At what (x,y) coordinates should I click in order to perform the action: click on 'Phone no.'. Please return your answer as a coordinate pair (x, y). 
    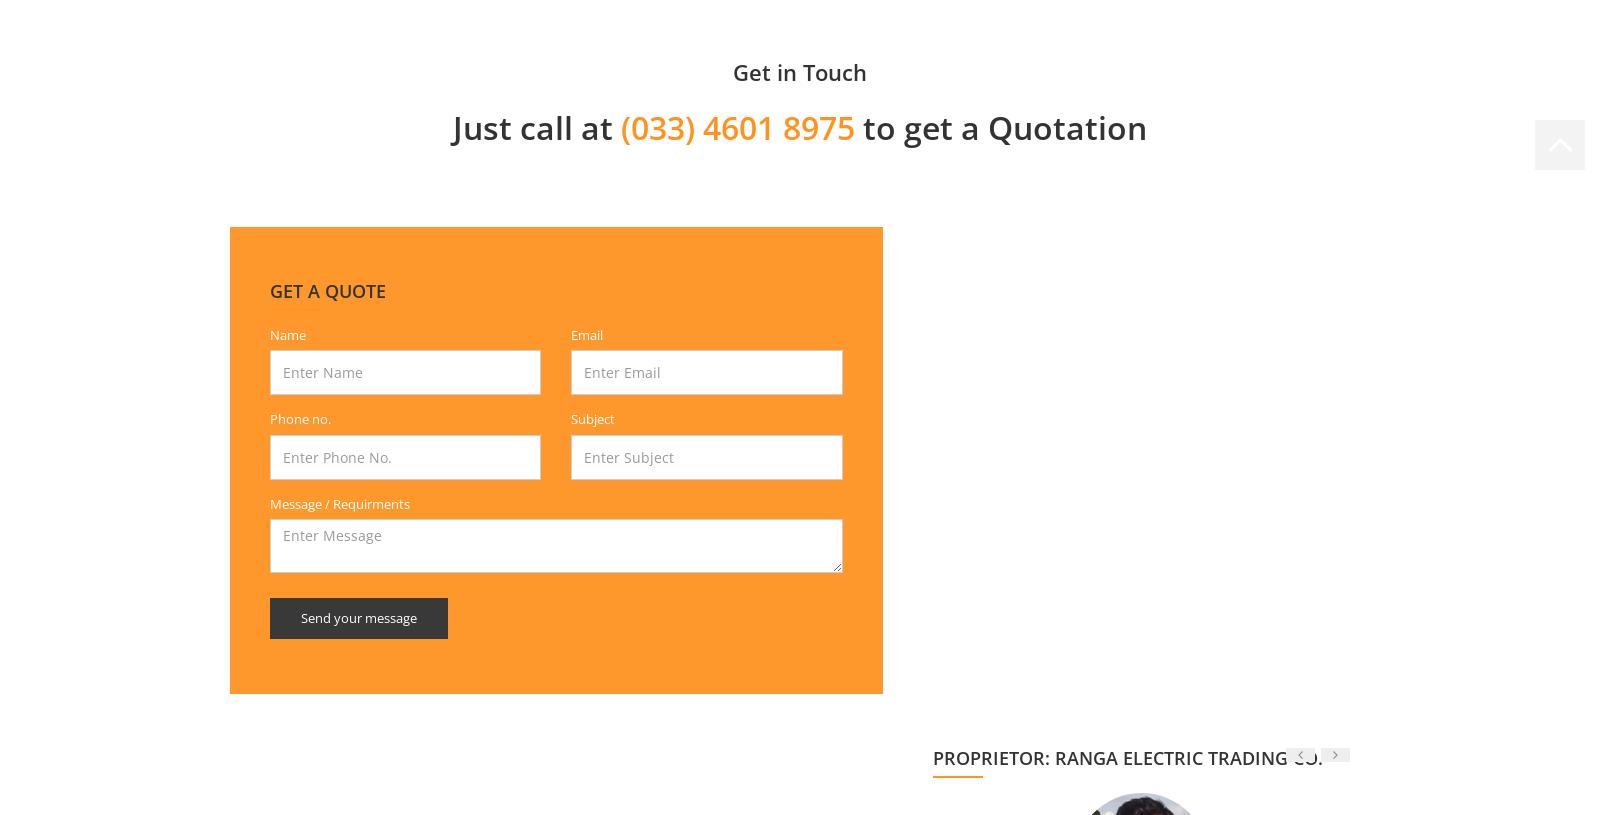
    Looking at the image, I should click on (300, 418).